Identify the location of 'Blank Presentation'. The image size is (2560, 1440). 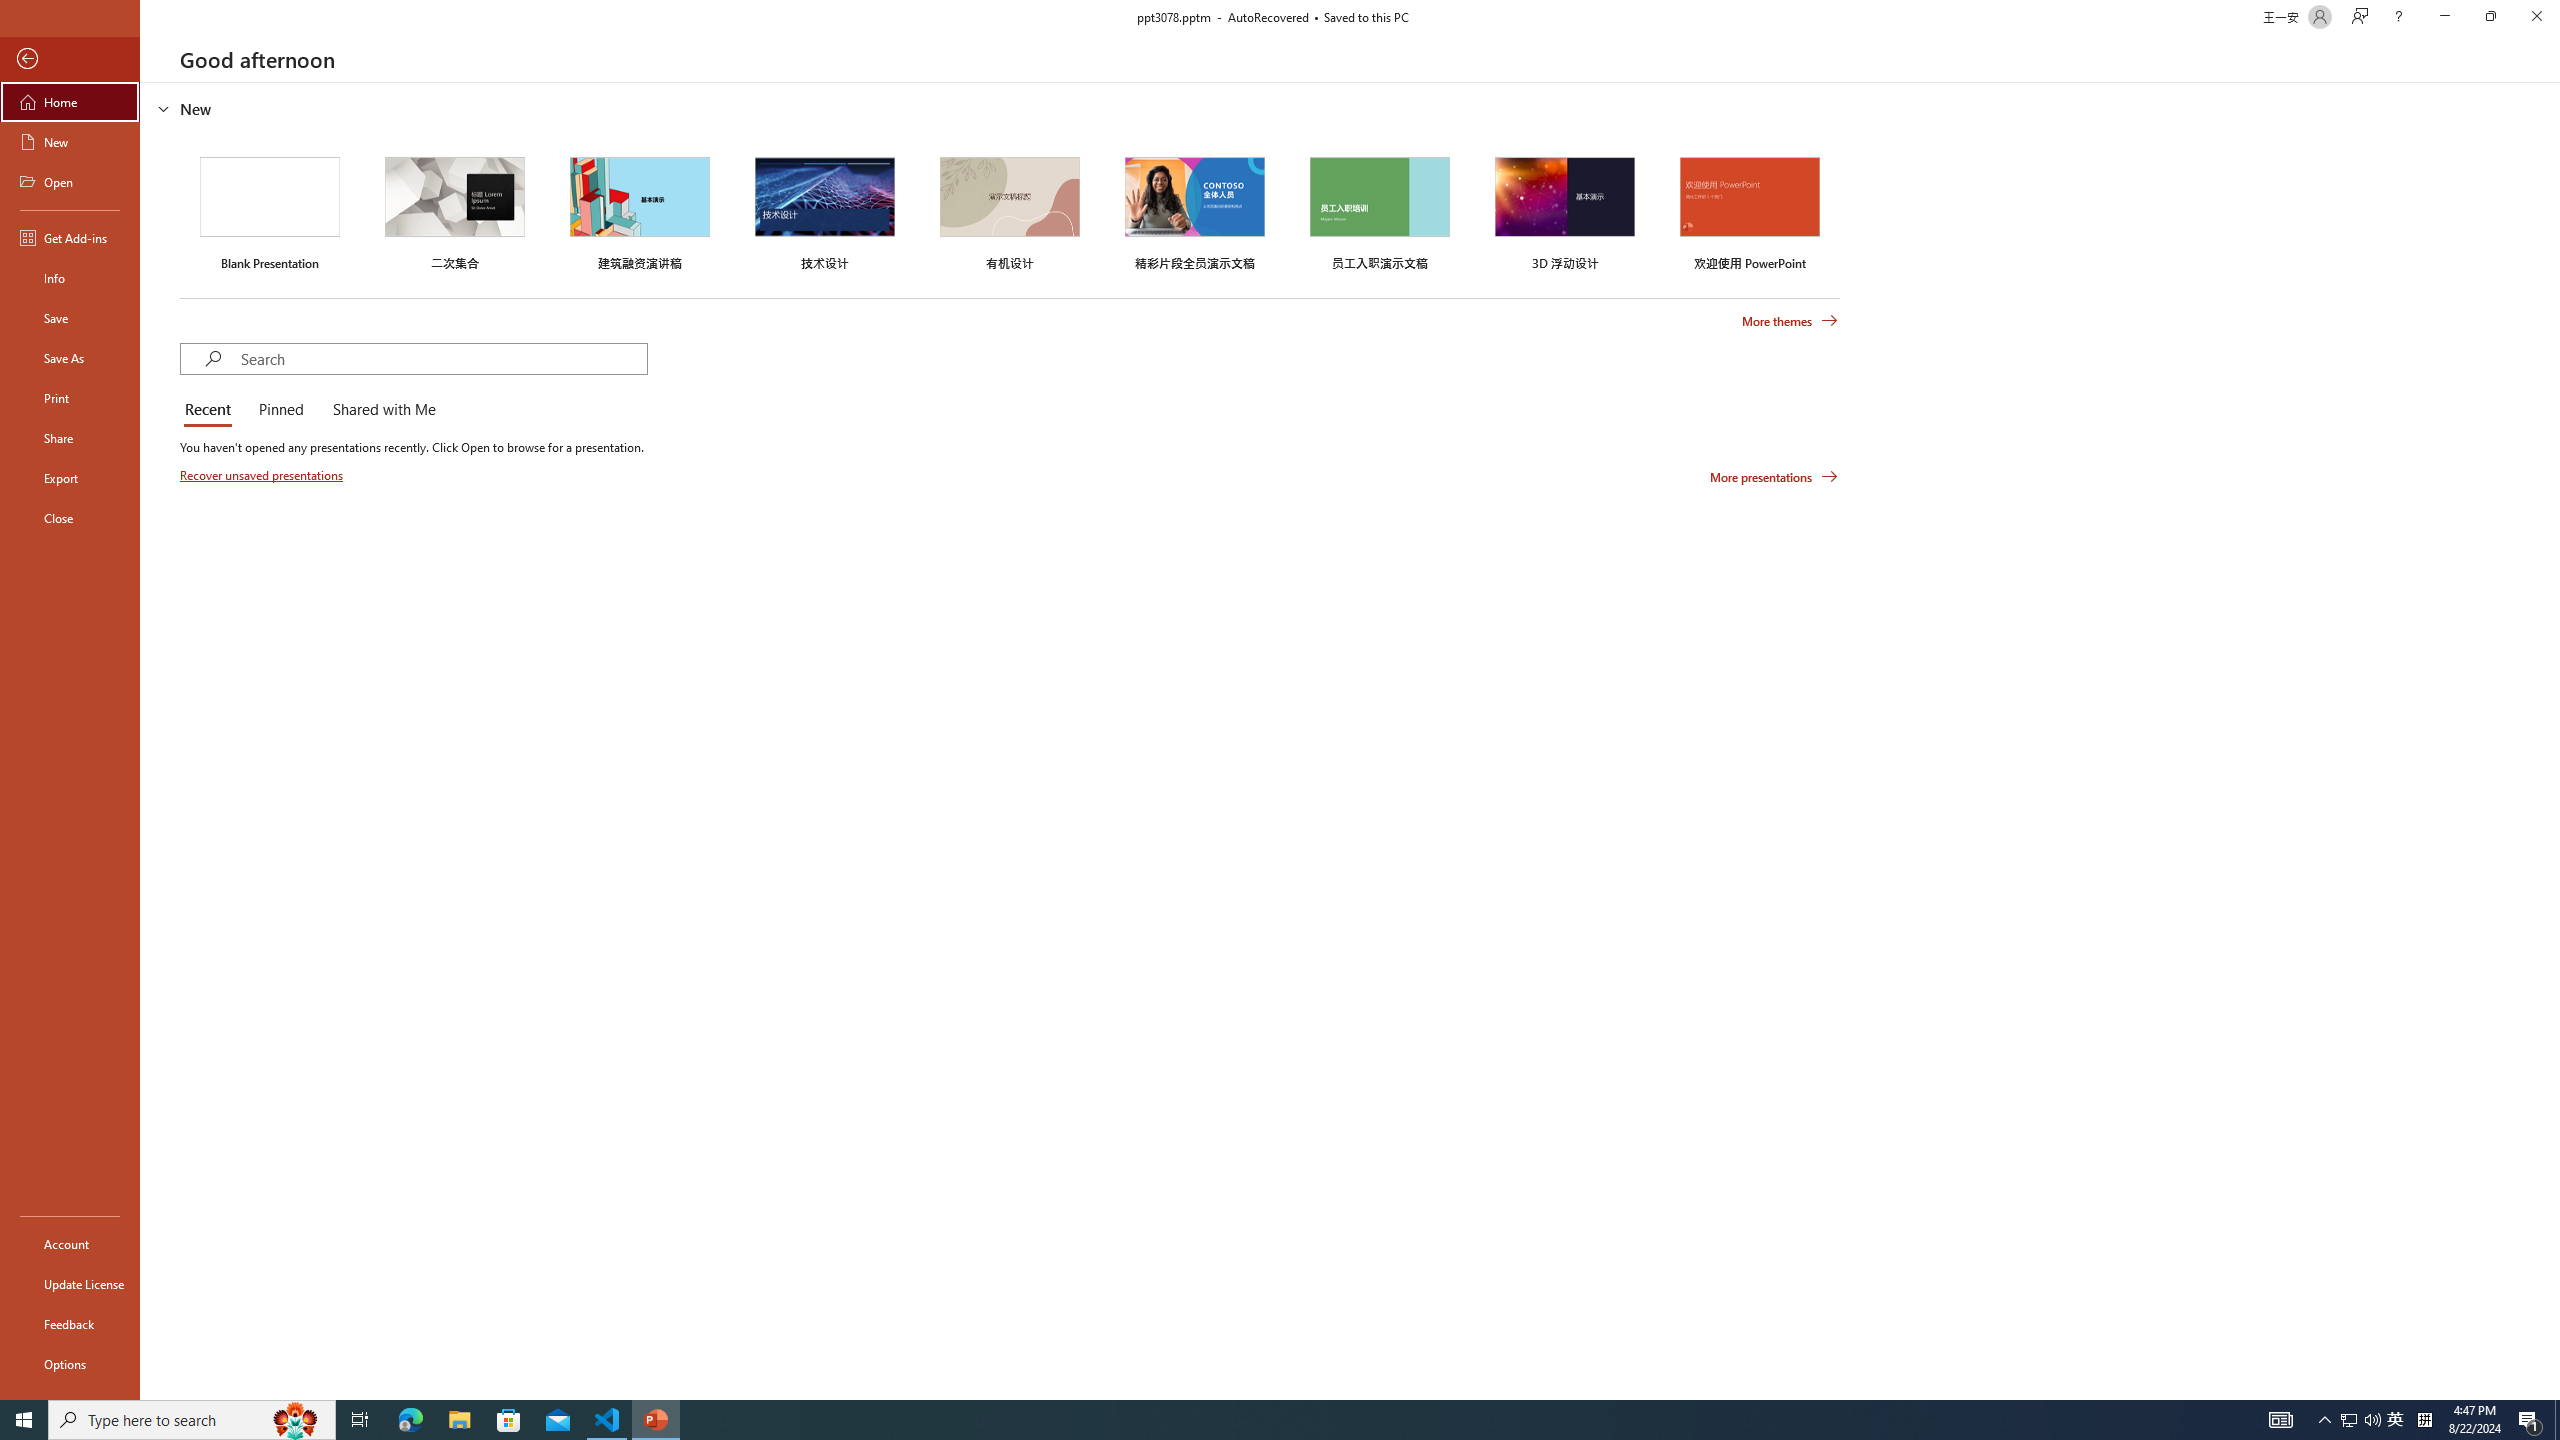
(269, 210).